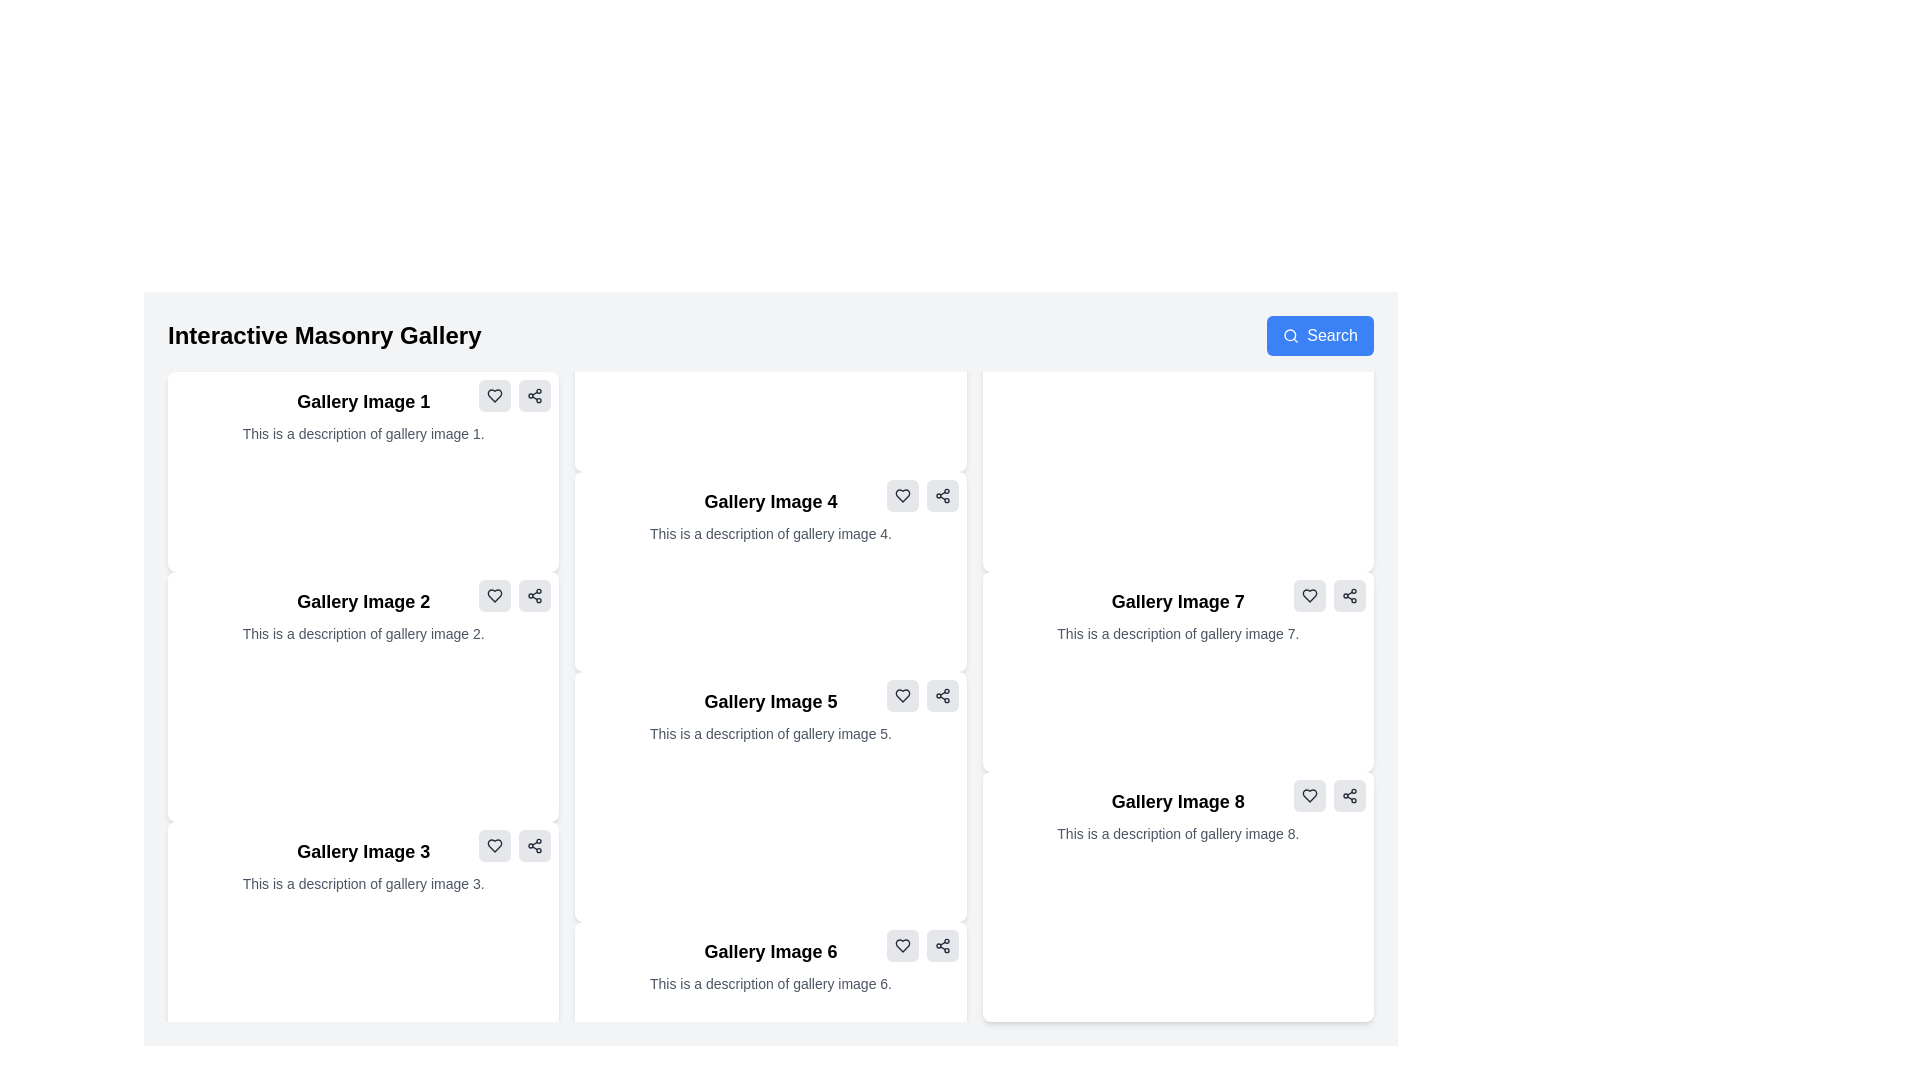 The height and width of the screenshot is (1080, 1920). What do you see at coordinates (495, 845) in the screenshot?
I see `the small, rounded rectangle button with a light gray background and a heart icon in the center, located at the top-right corner of the card labeled 'Gallery Image 3' to like or favorite` at bounding box center [495, 845].